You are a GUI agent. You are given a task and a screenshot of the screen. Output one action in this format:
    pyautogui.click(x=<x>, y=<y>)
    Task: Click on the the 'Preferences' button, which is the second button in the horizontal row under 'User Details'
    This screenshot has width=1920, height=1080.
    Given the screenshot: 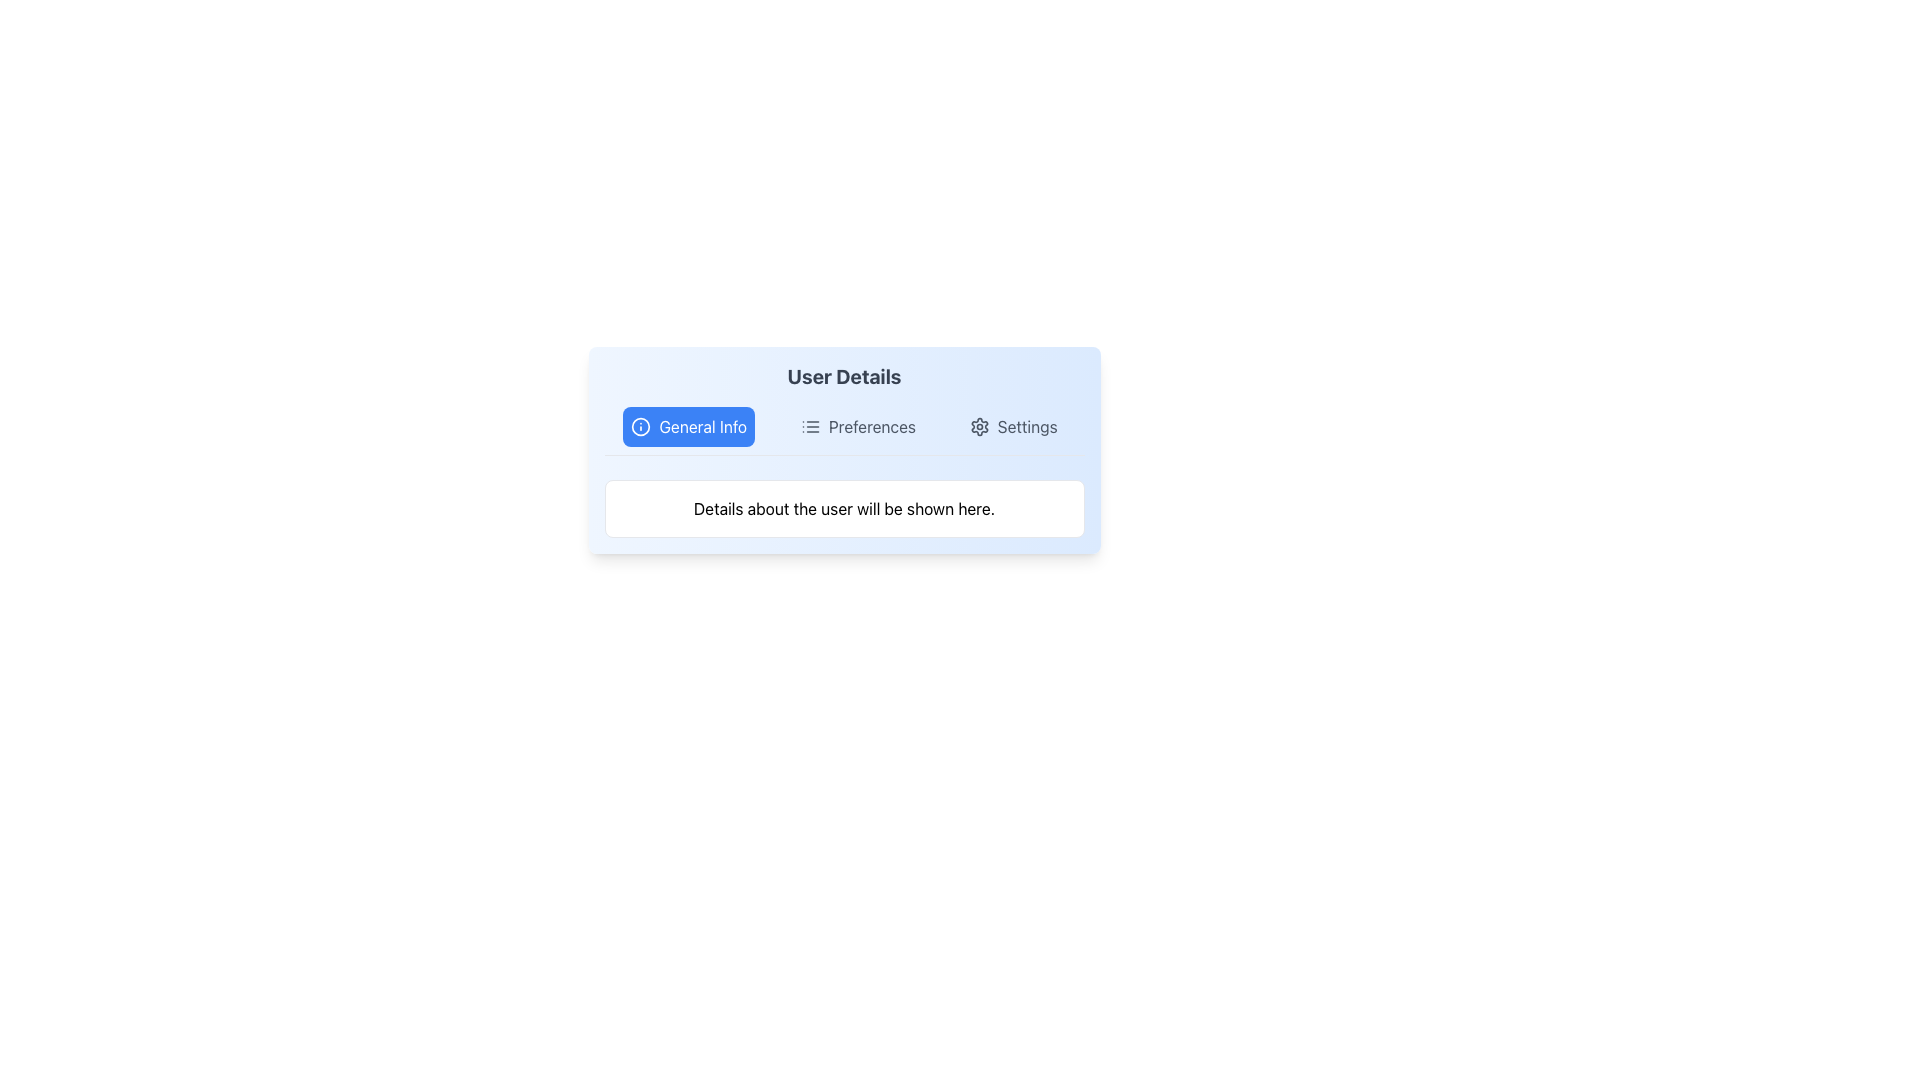 What is the action you would take?
    pyautogui.click(x=858, y=426)
    